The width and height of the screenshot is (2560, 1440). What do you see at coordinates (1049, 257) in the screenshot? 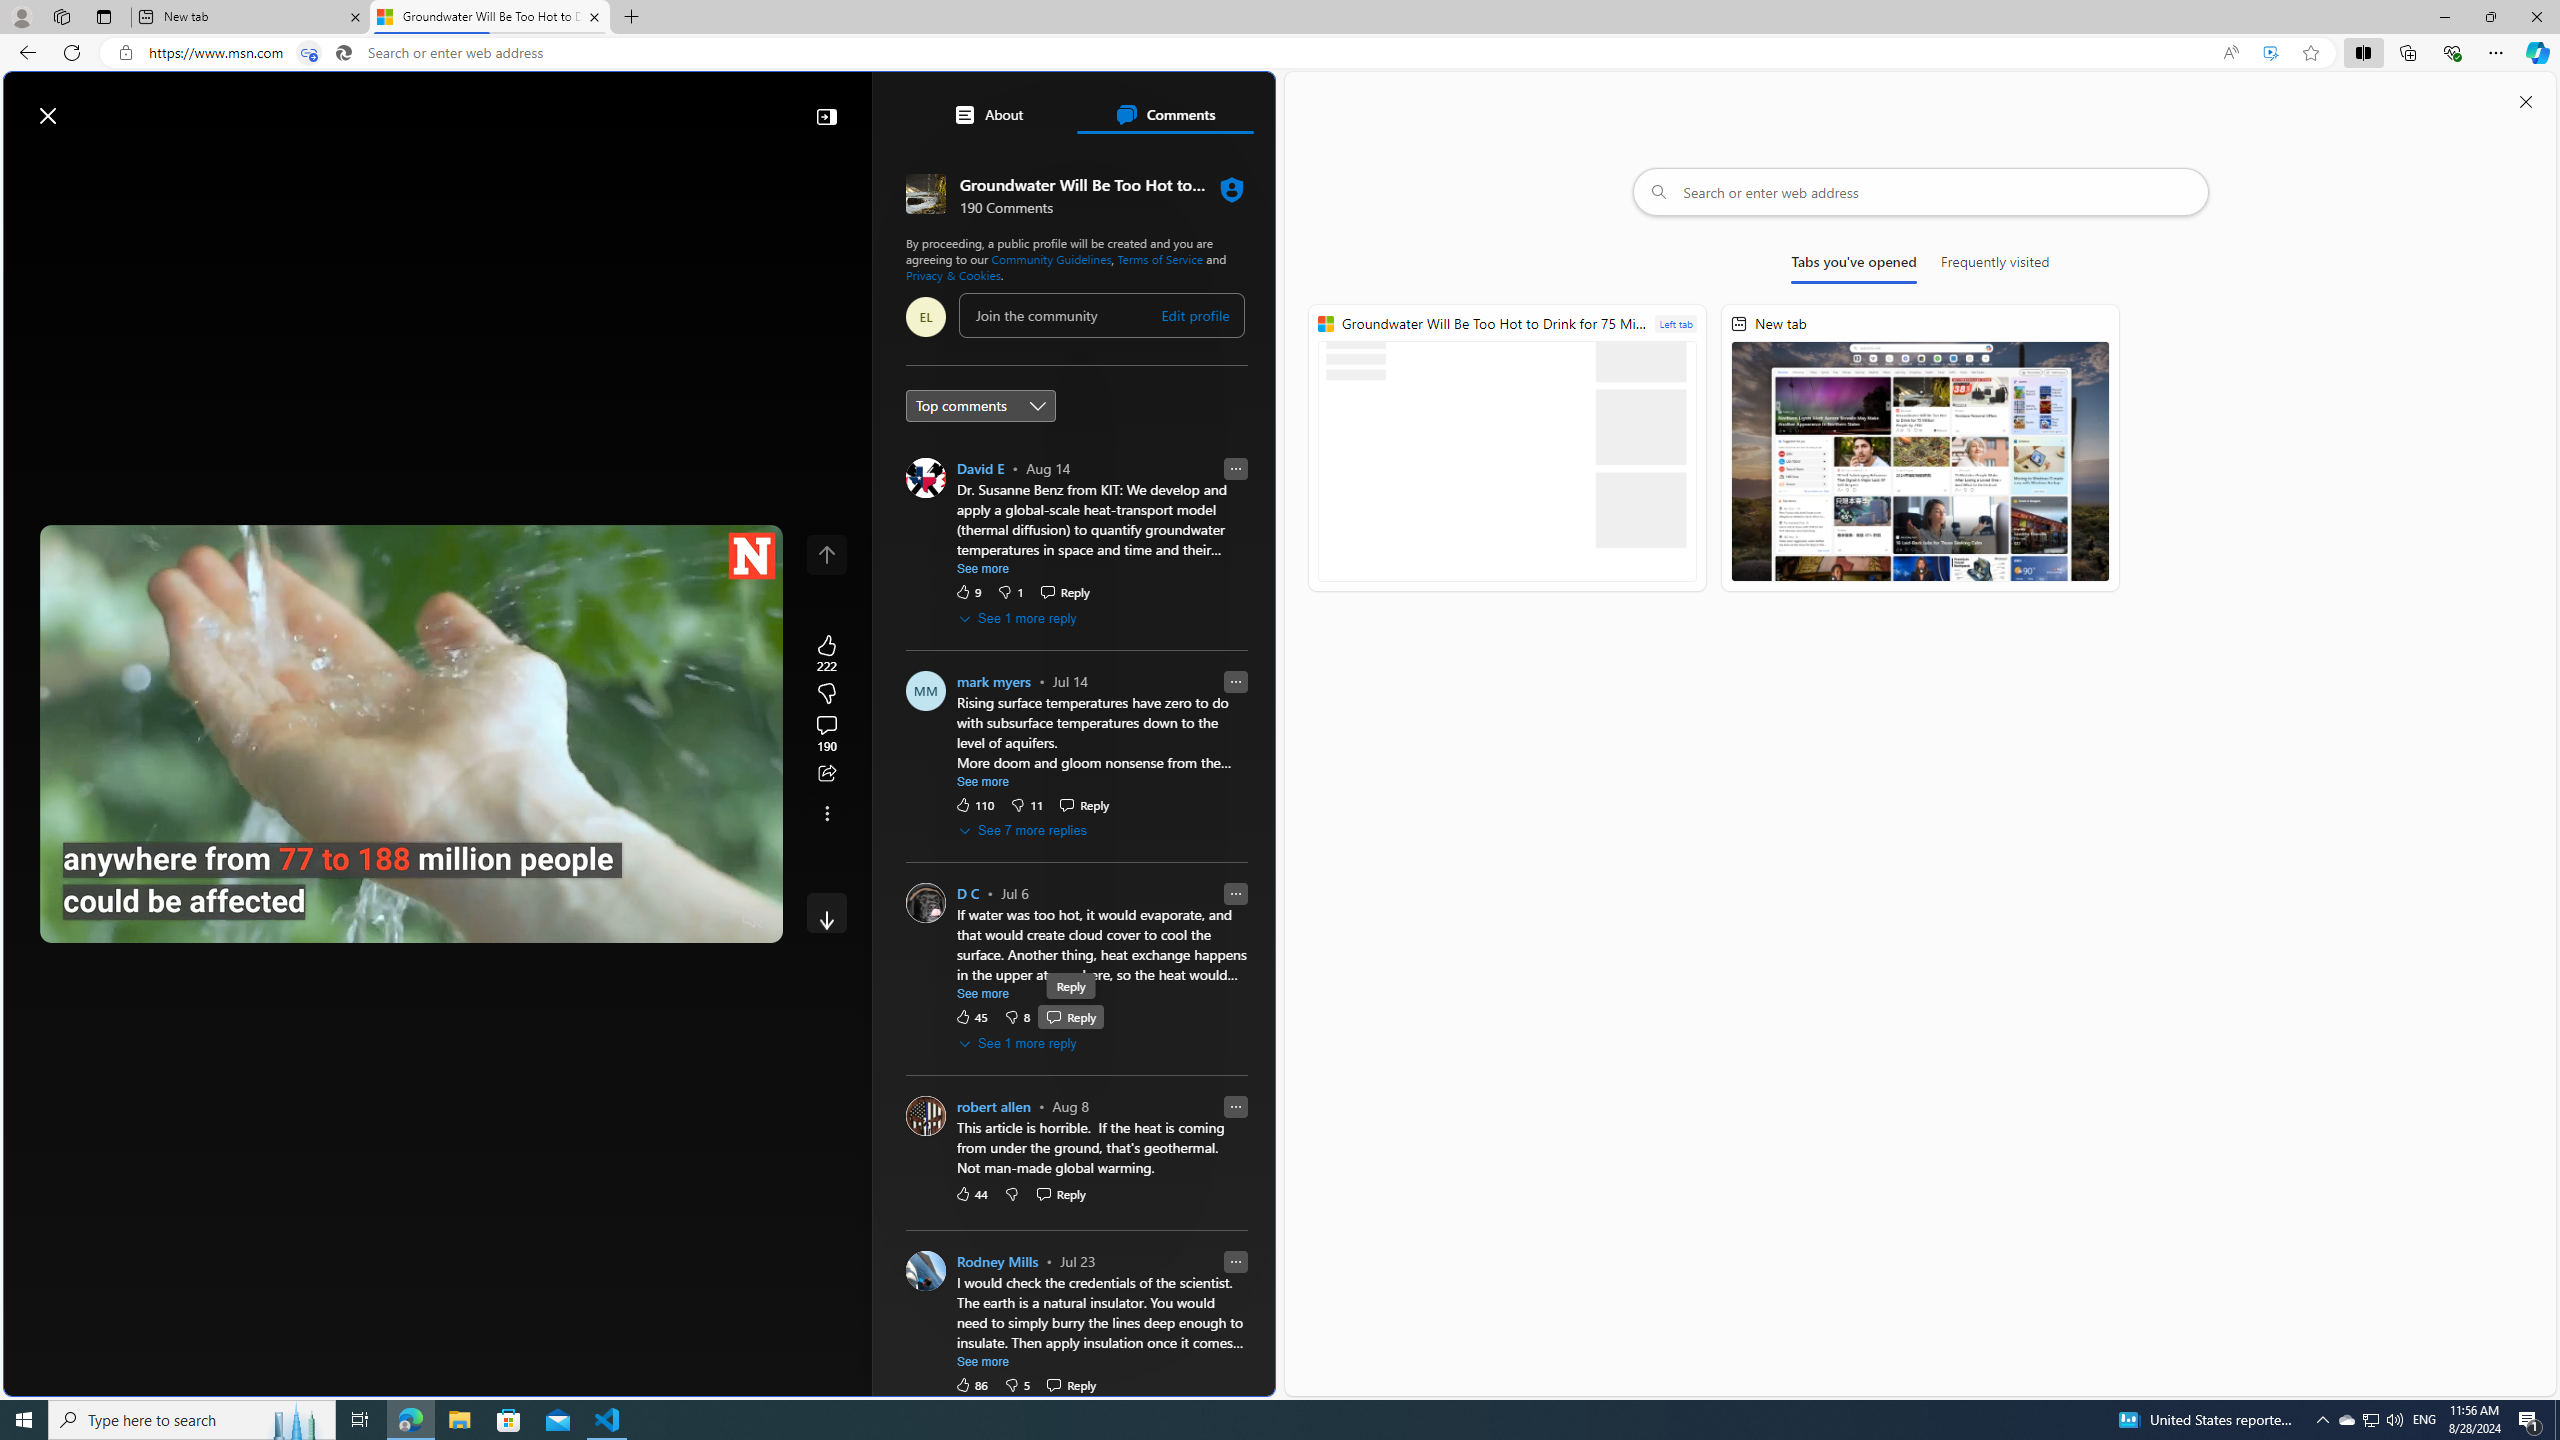
I see `'Community Guidelines'` at bounding box center [1049, 257].